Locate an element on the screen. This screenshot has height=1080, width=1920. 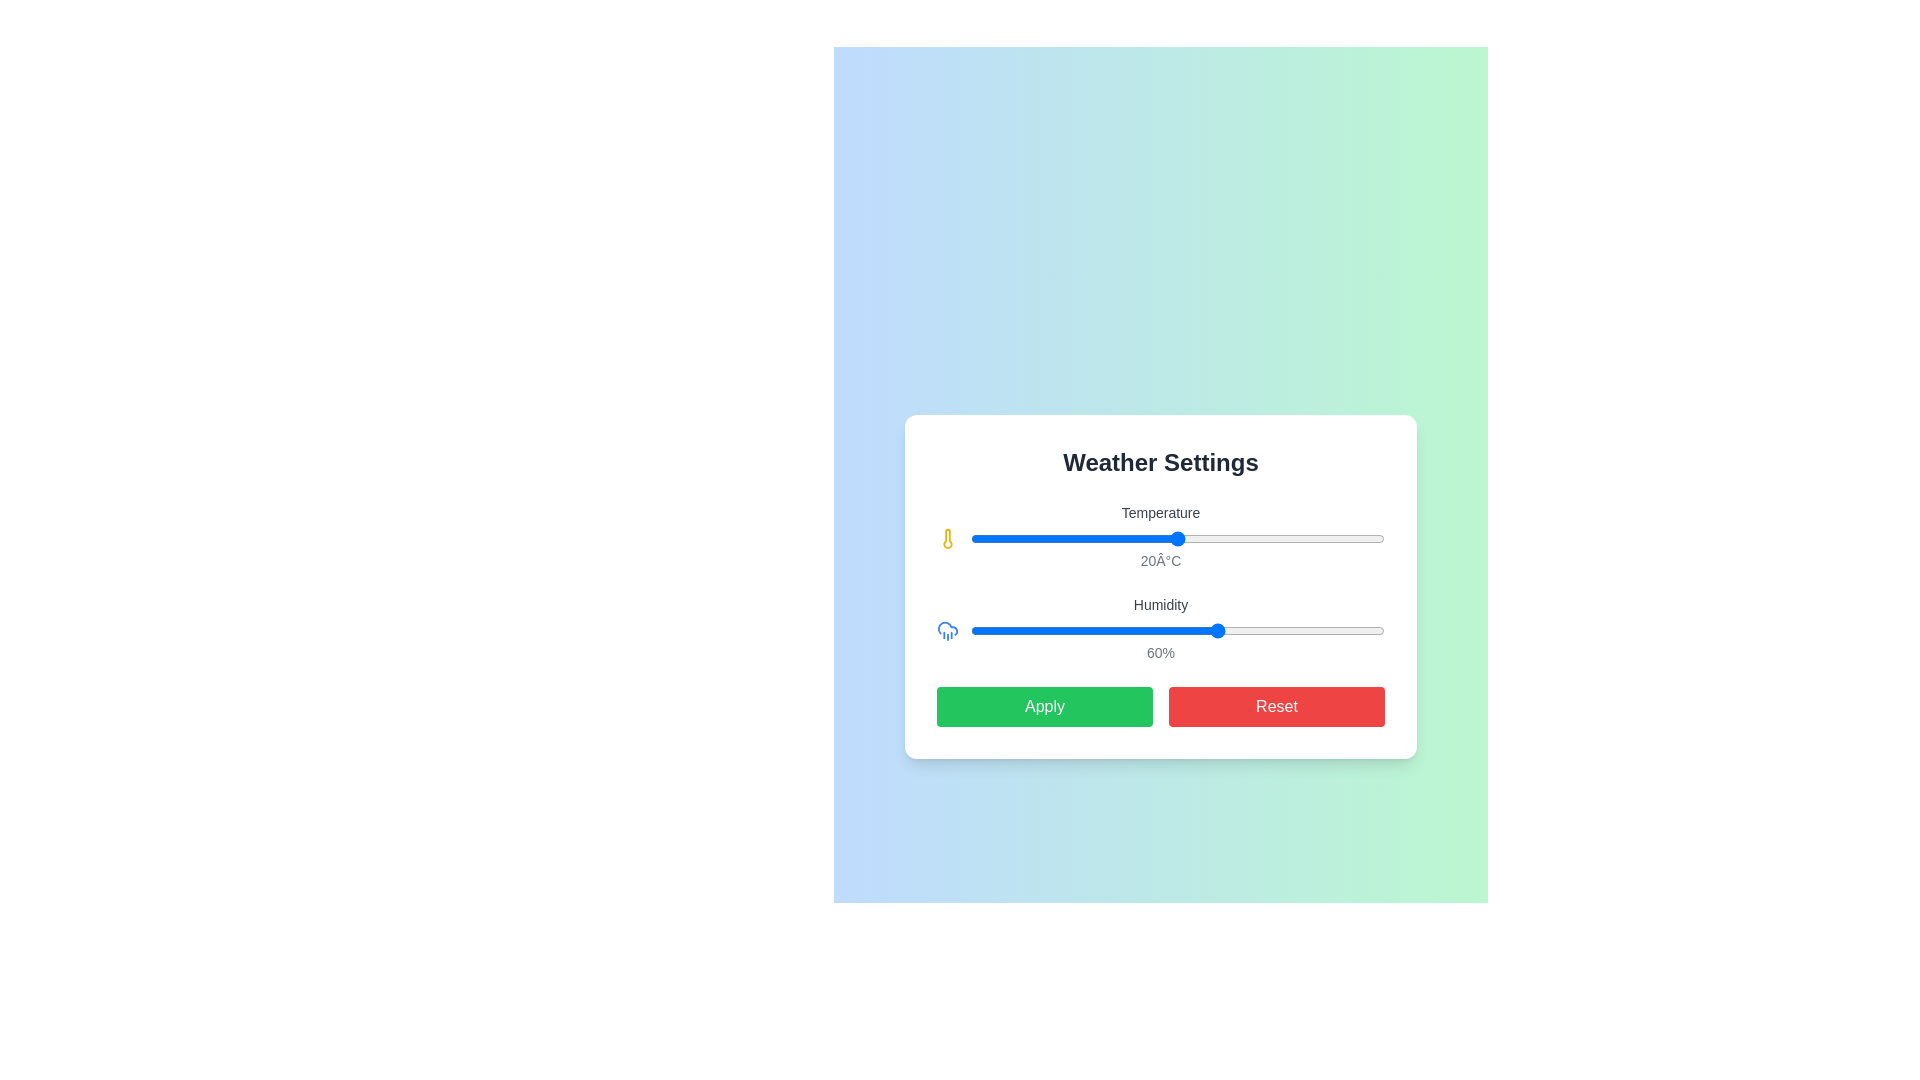
the temperature slider is located at coordinates (1353, 538).